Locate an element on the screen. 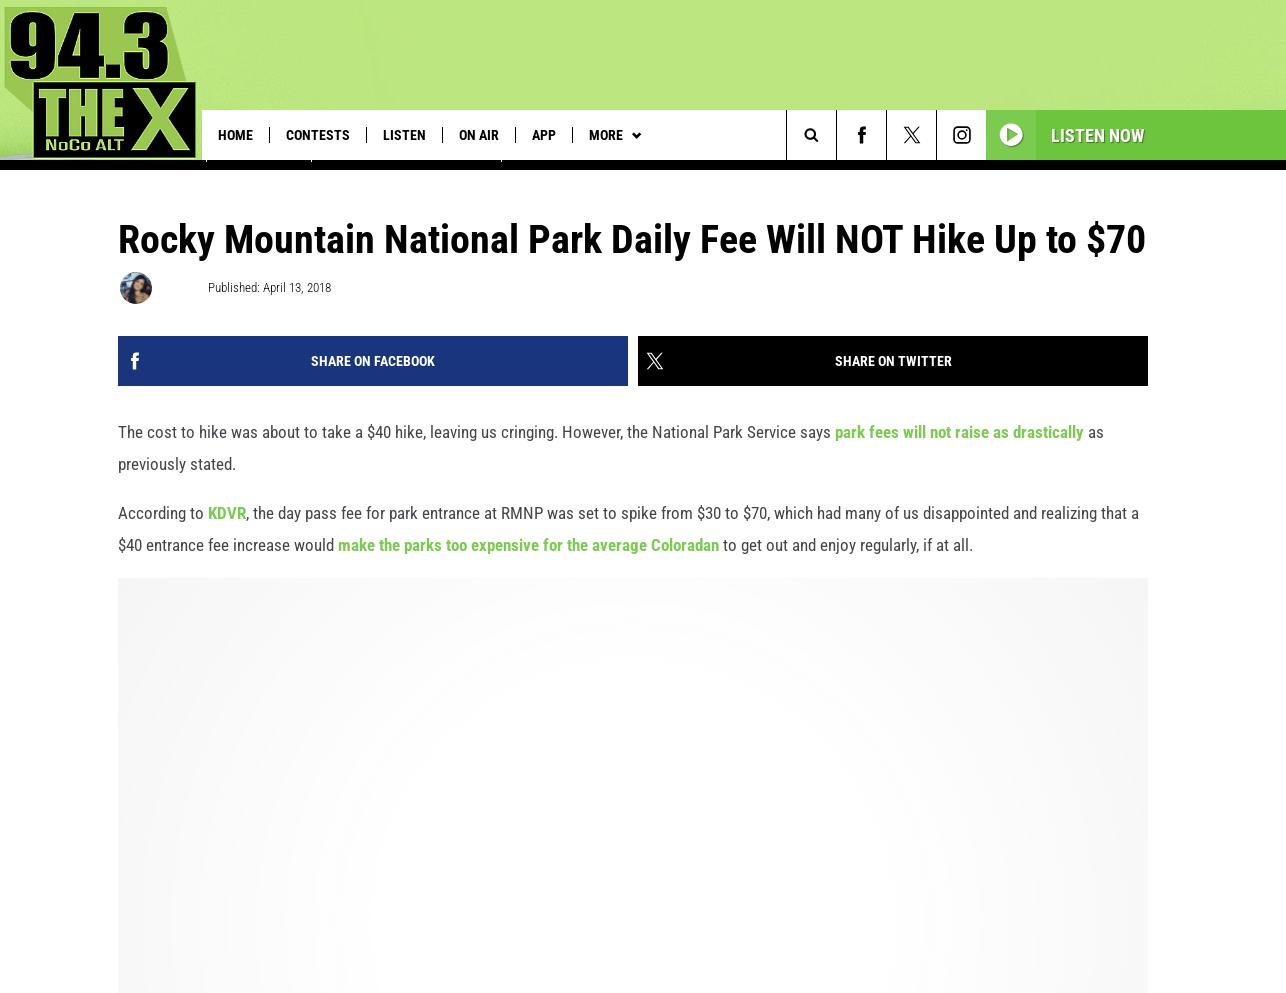  'as previously stated.' is located at coordinates (609, 468).